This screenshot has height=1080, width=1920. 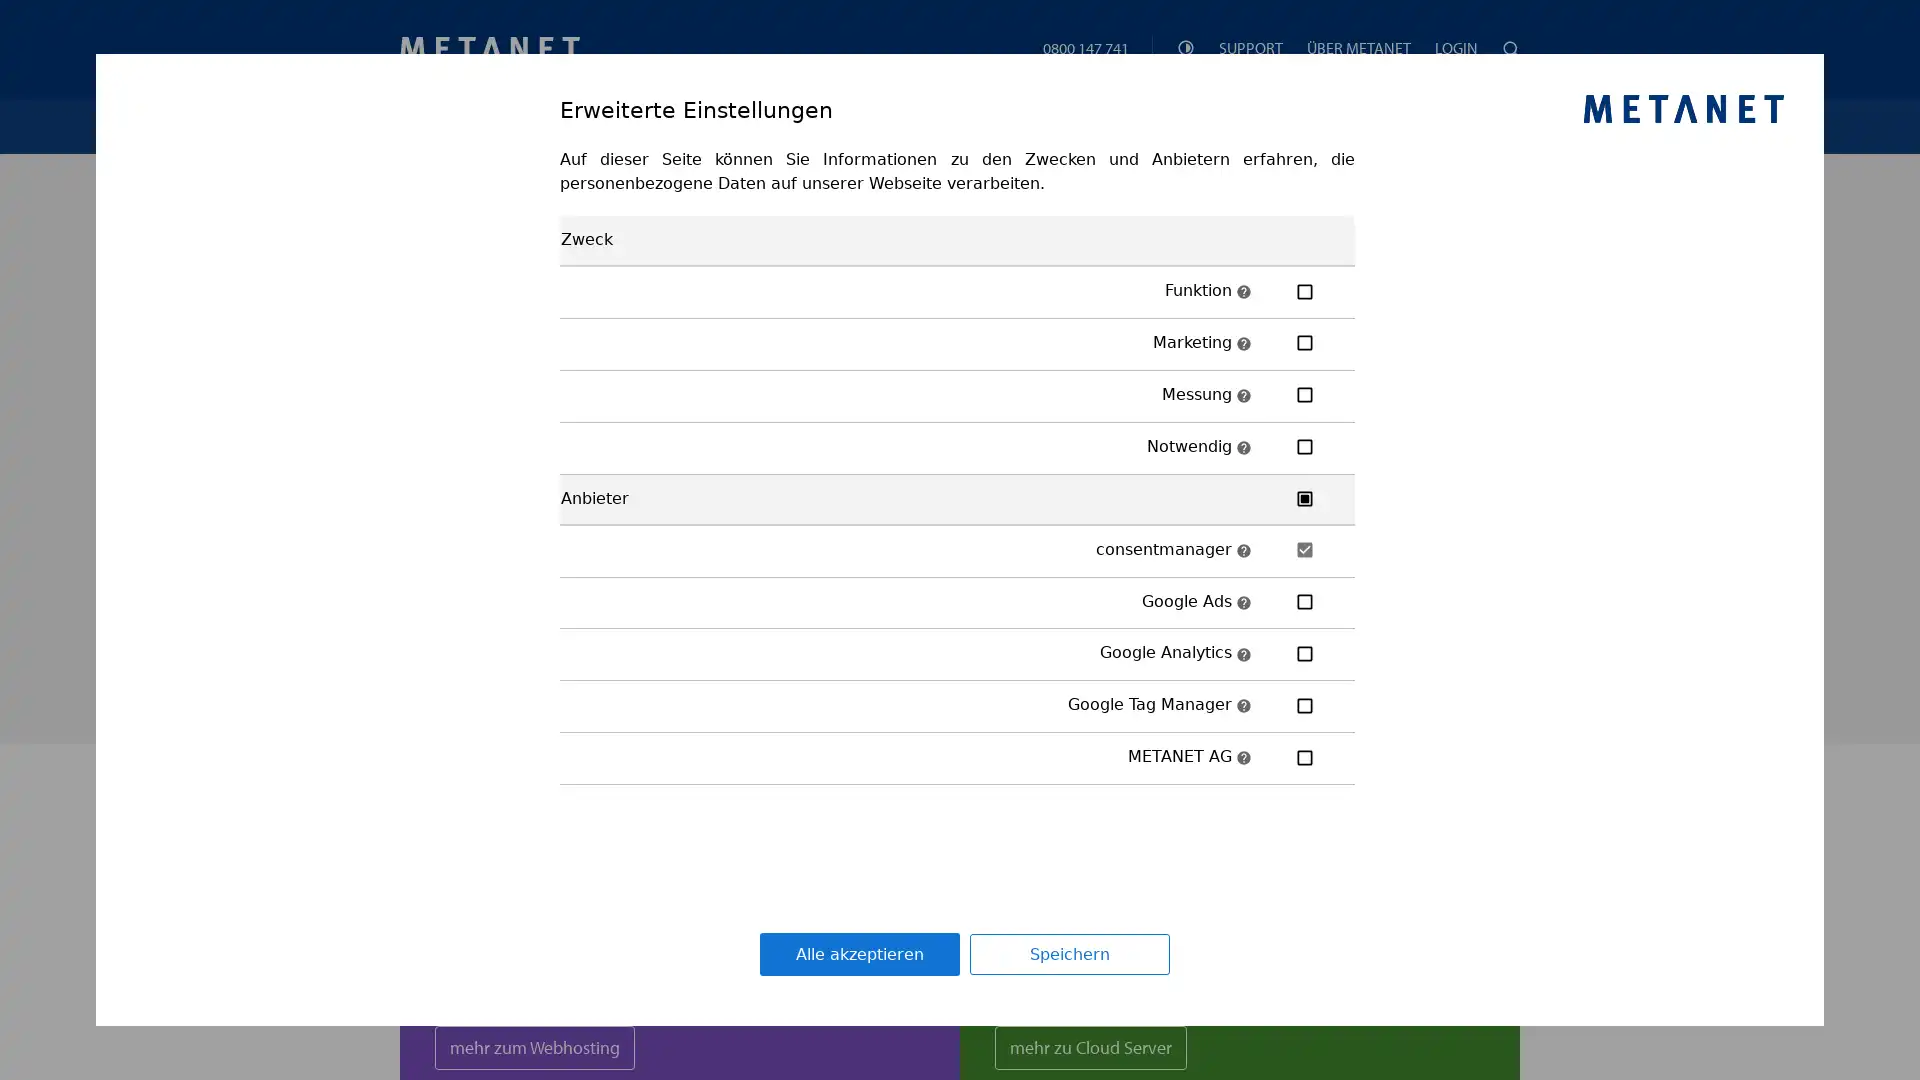 What do you see at coordinates (1069, 953) in the screenshot?
I see `Speichern` at bounding box center [1069, 953].